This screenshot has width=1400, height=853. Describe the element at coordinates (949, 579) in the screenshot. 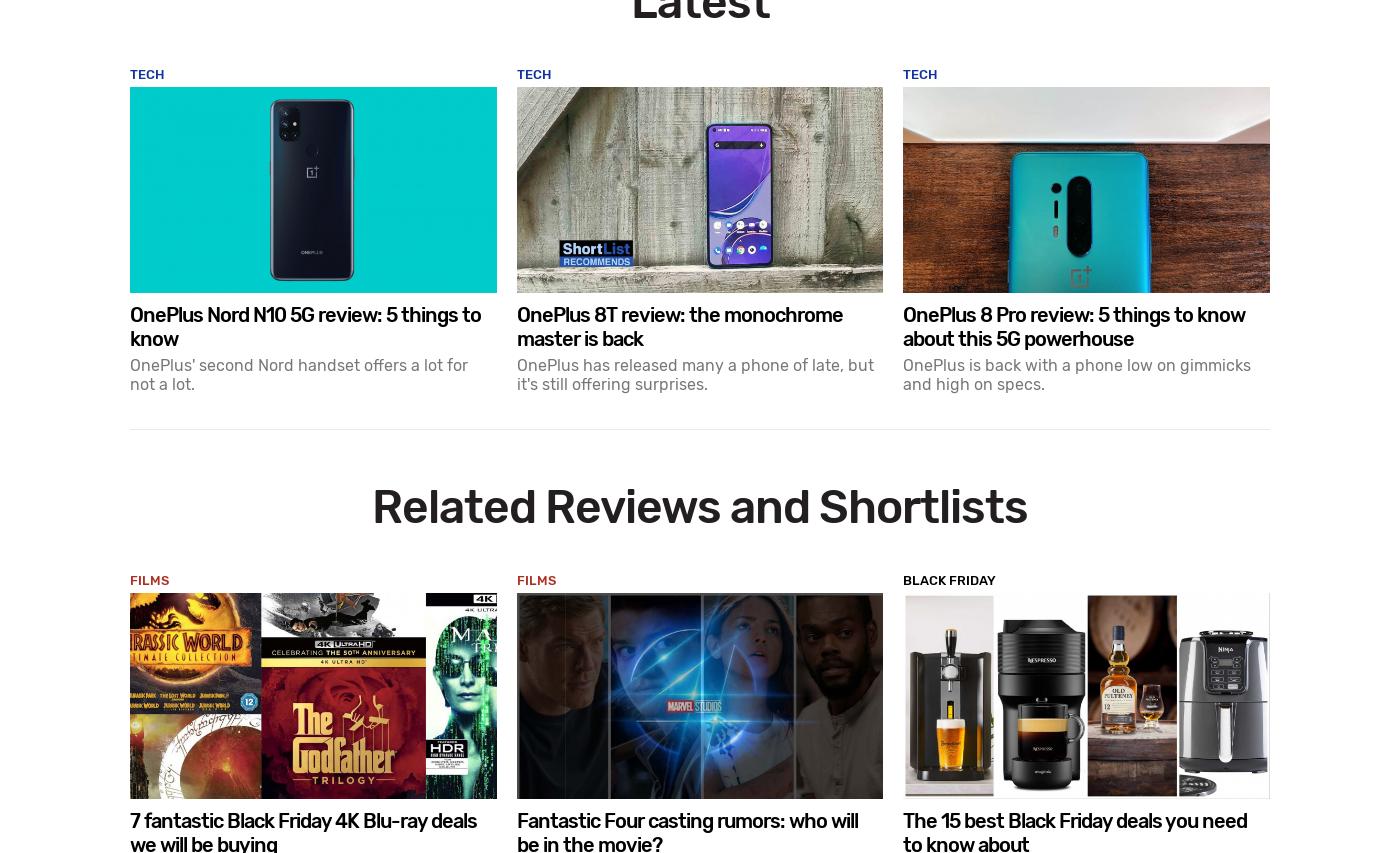

I see `'Black Friday'` at that location.